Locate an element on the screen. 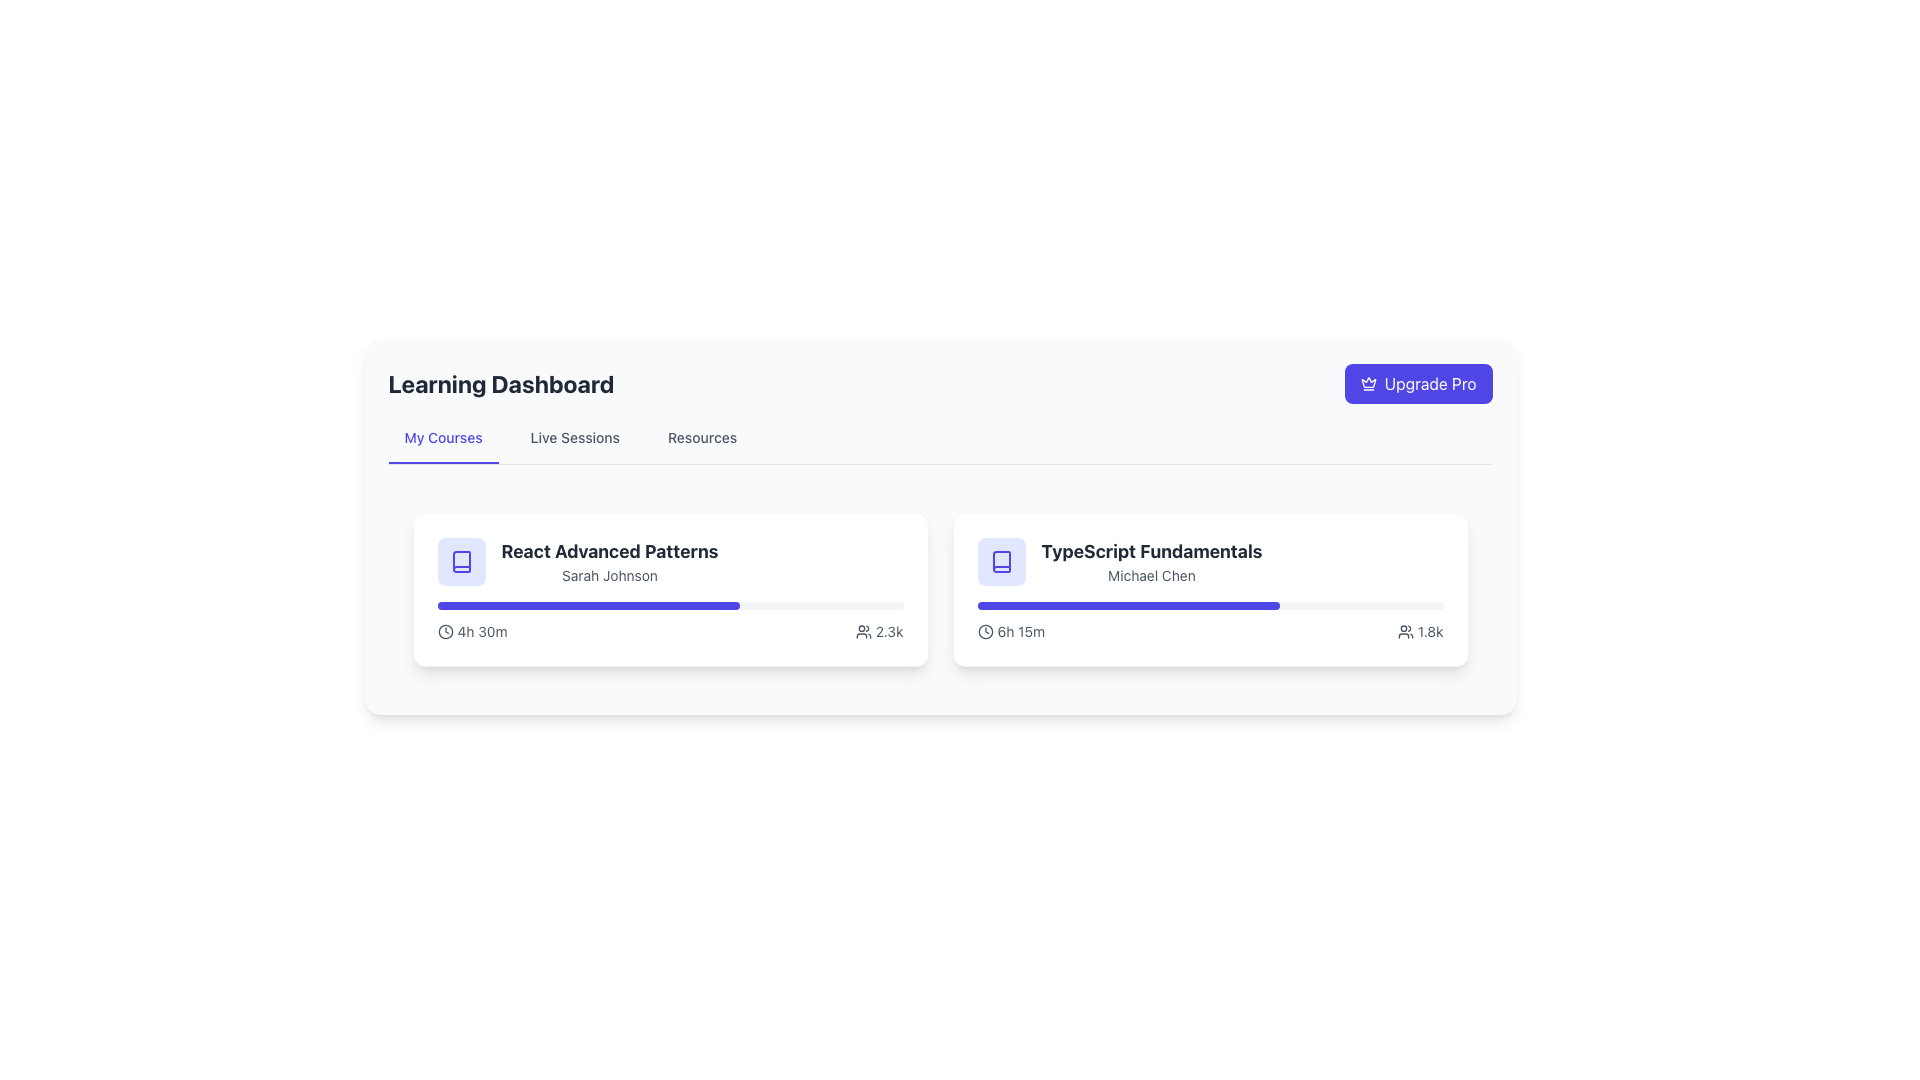 The image size is (1920, 1080). the decorative icon located inside the 'Upgrade Pro' button, positioned near the top-right corner of the interface, to interact with the button is located at coordinates (1367, 384).